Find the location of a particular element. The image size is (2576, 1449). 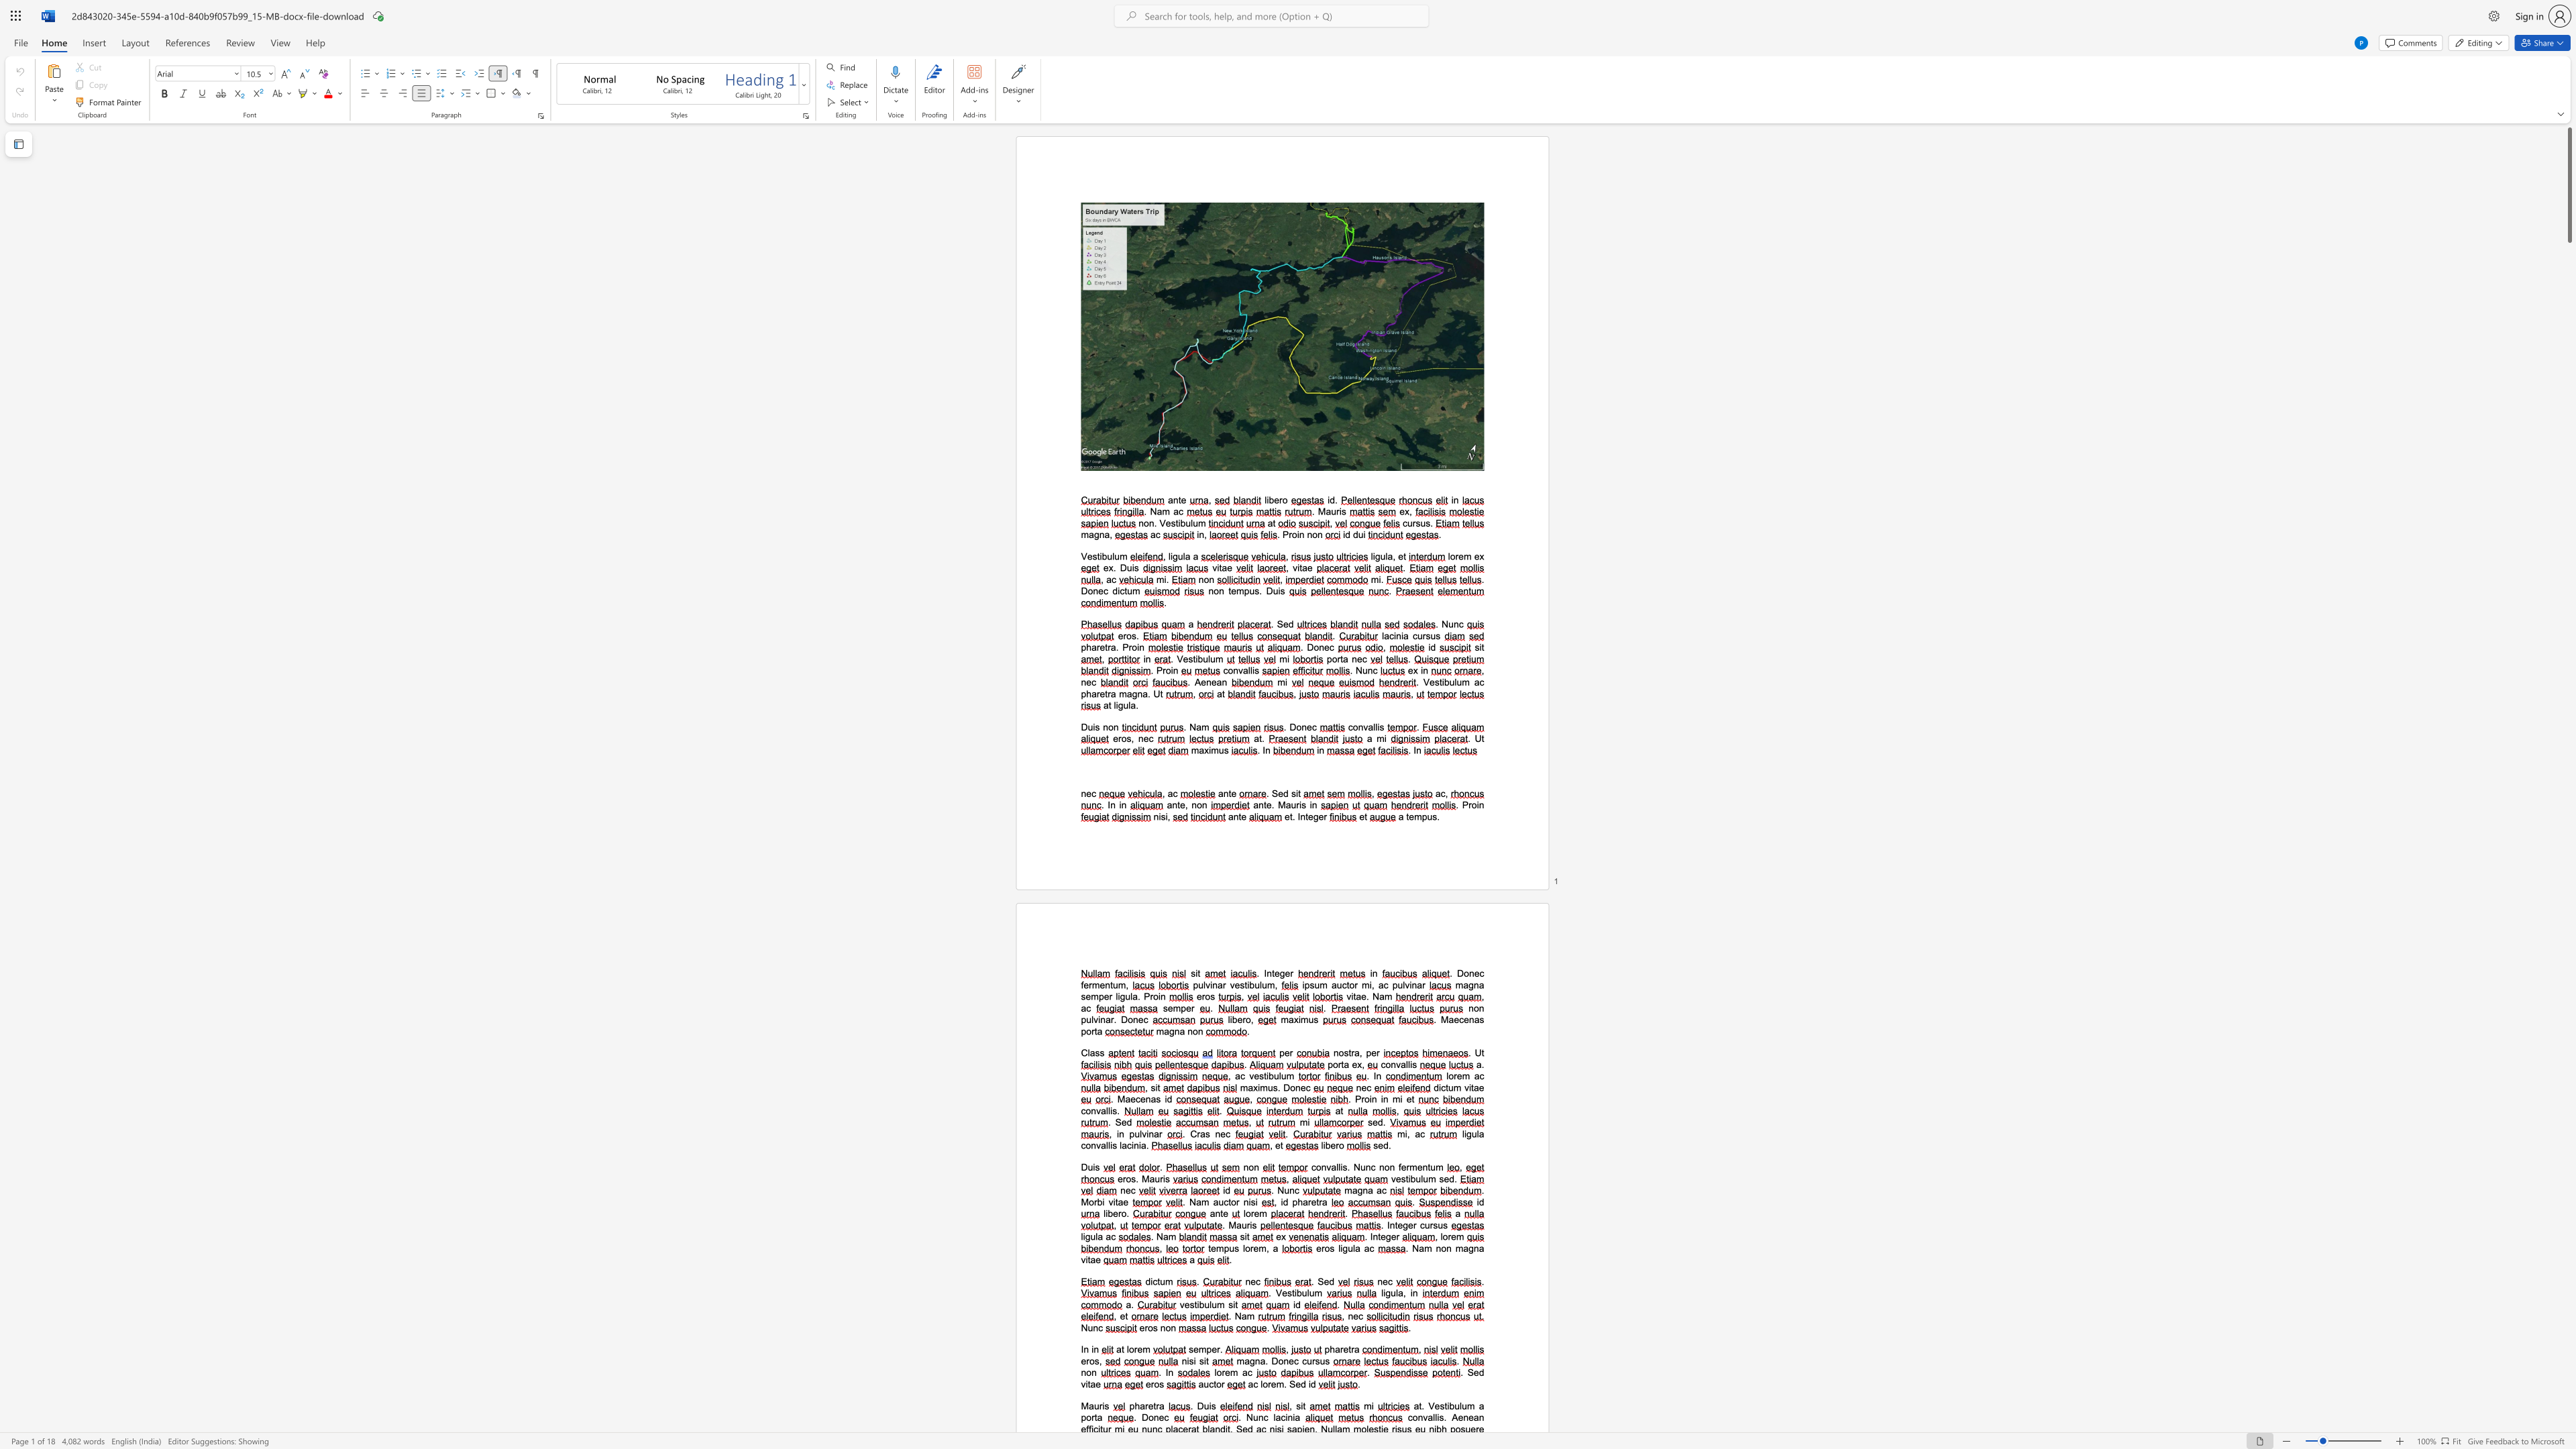

the space between the continuous character "N" and "a" in the text is located at coordinates (1377, 996).